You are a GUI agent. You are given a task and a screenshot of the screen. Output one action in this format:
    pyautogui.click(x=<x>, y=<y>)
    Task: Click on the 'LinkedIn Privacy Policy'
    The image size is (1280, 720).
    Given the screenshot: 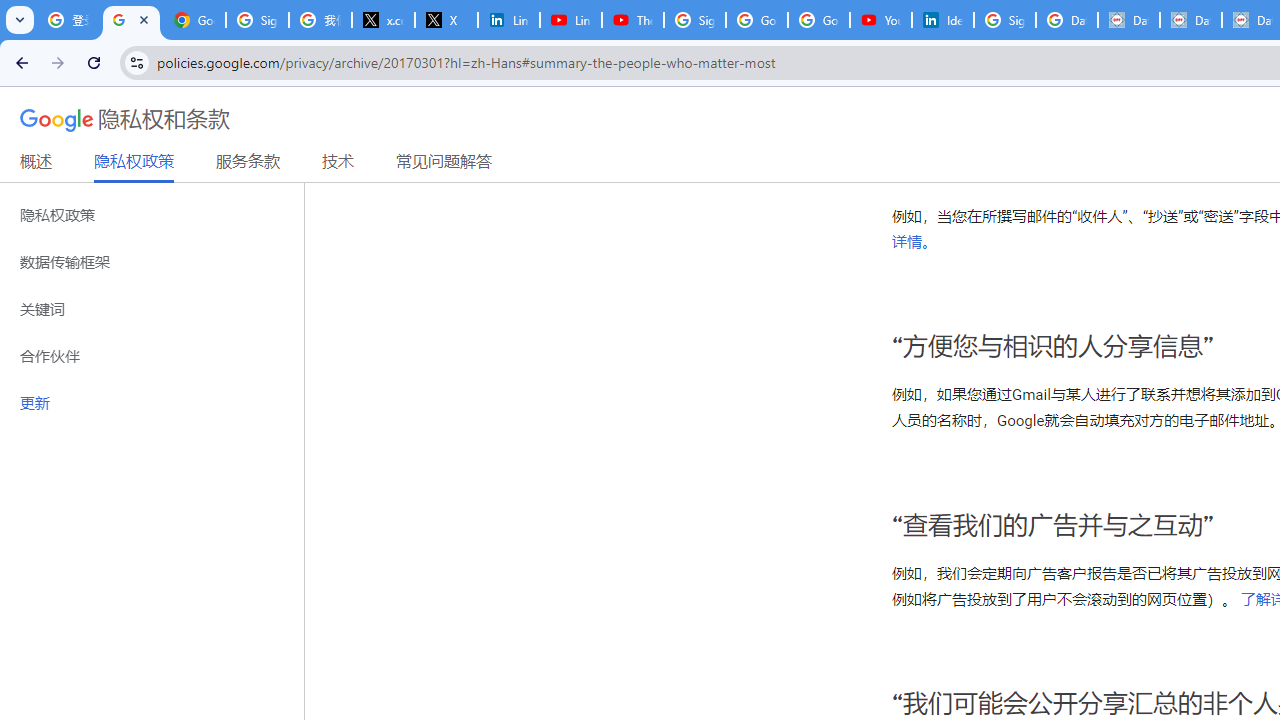 What is the action you would take?
    pyautogui.click(x=508, y=20)
    